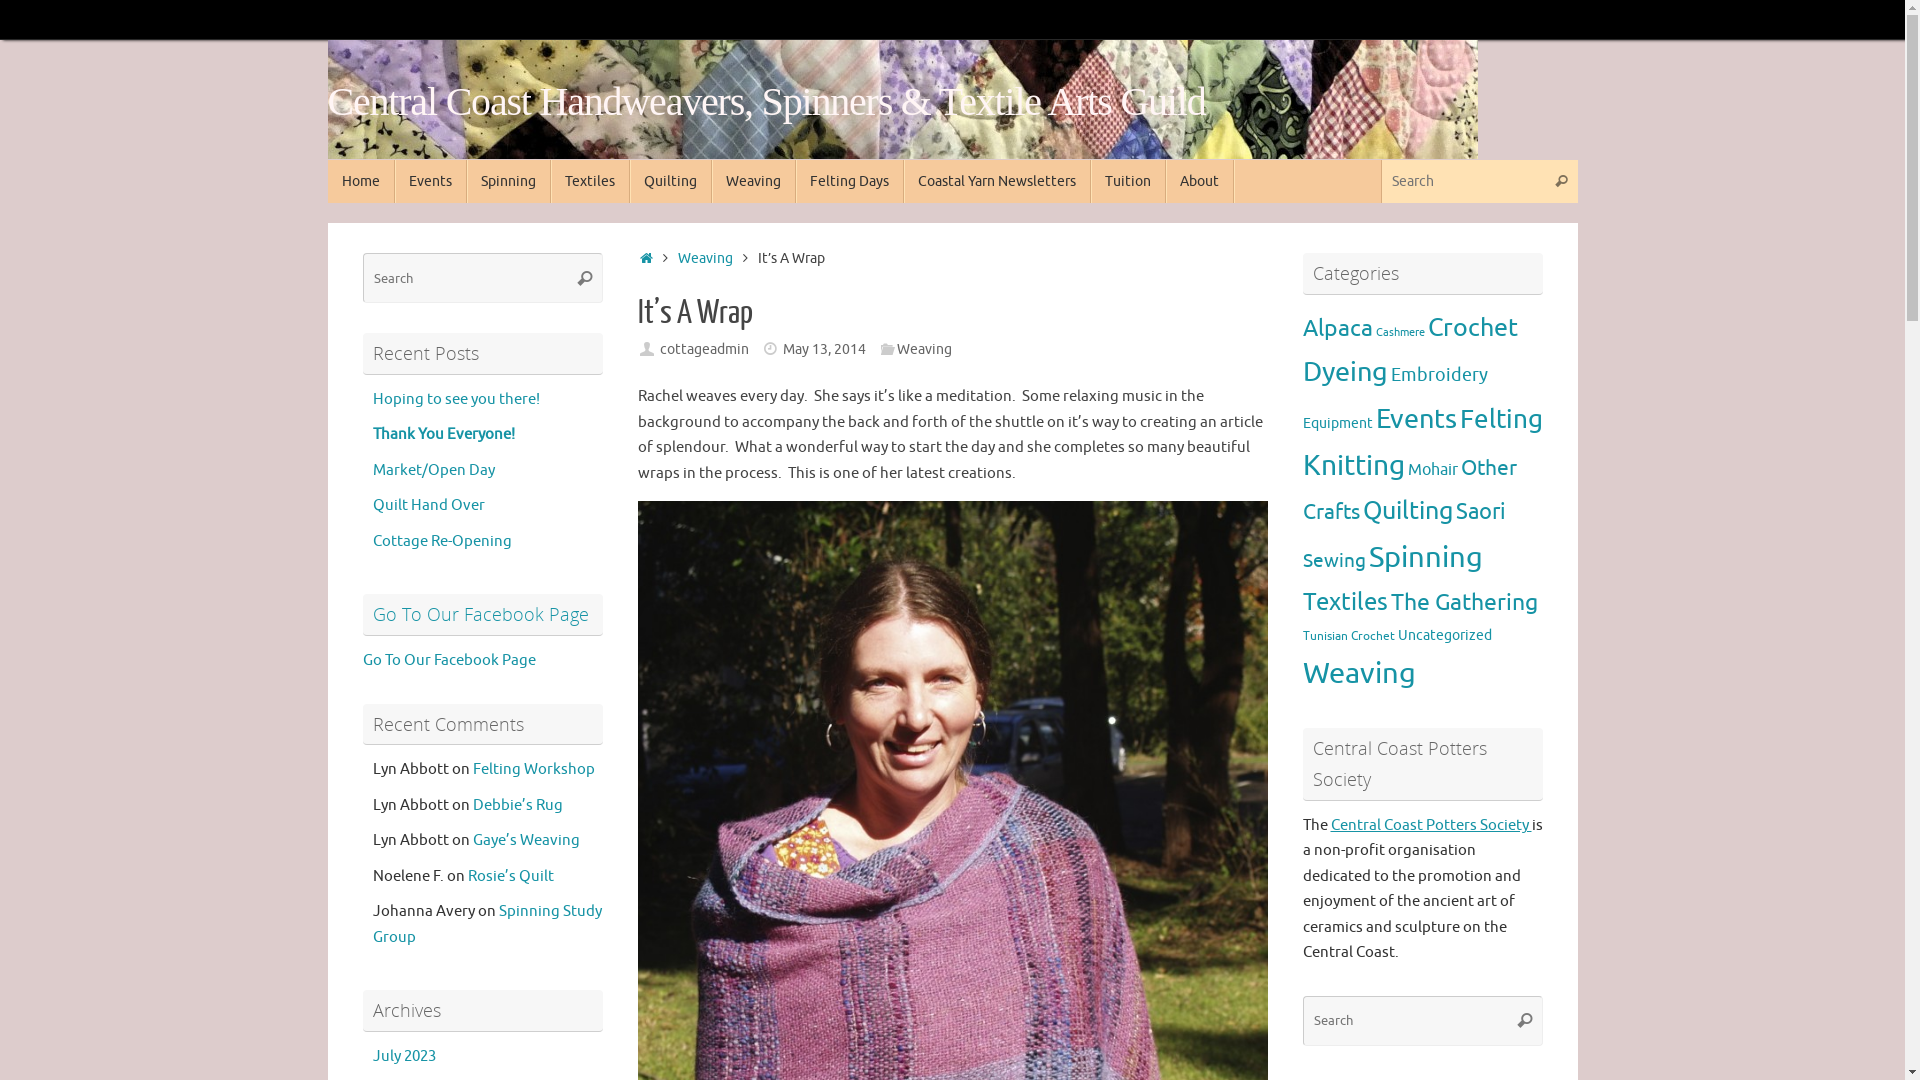  I want to click on 'Equipment', so click(1337, 422).